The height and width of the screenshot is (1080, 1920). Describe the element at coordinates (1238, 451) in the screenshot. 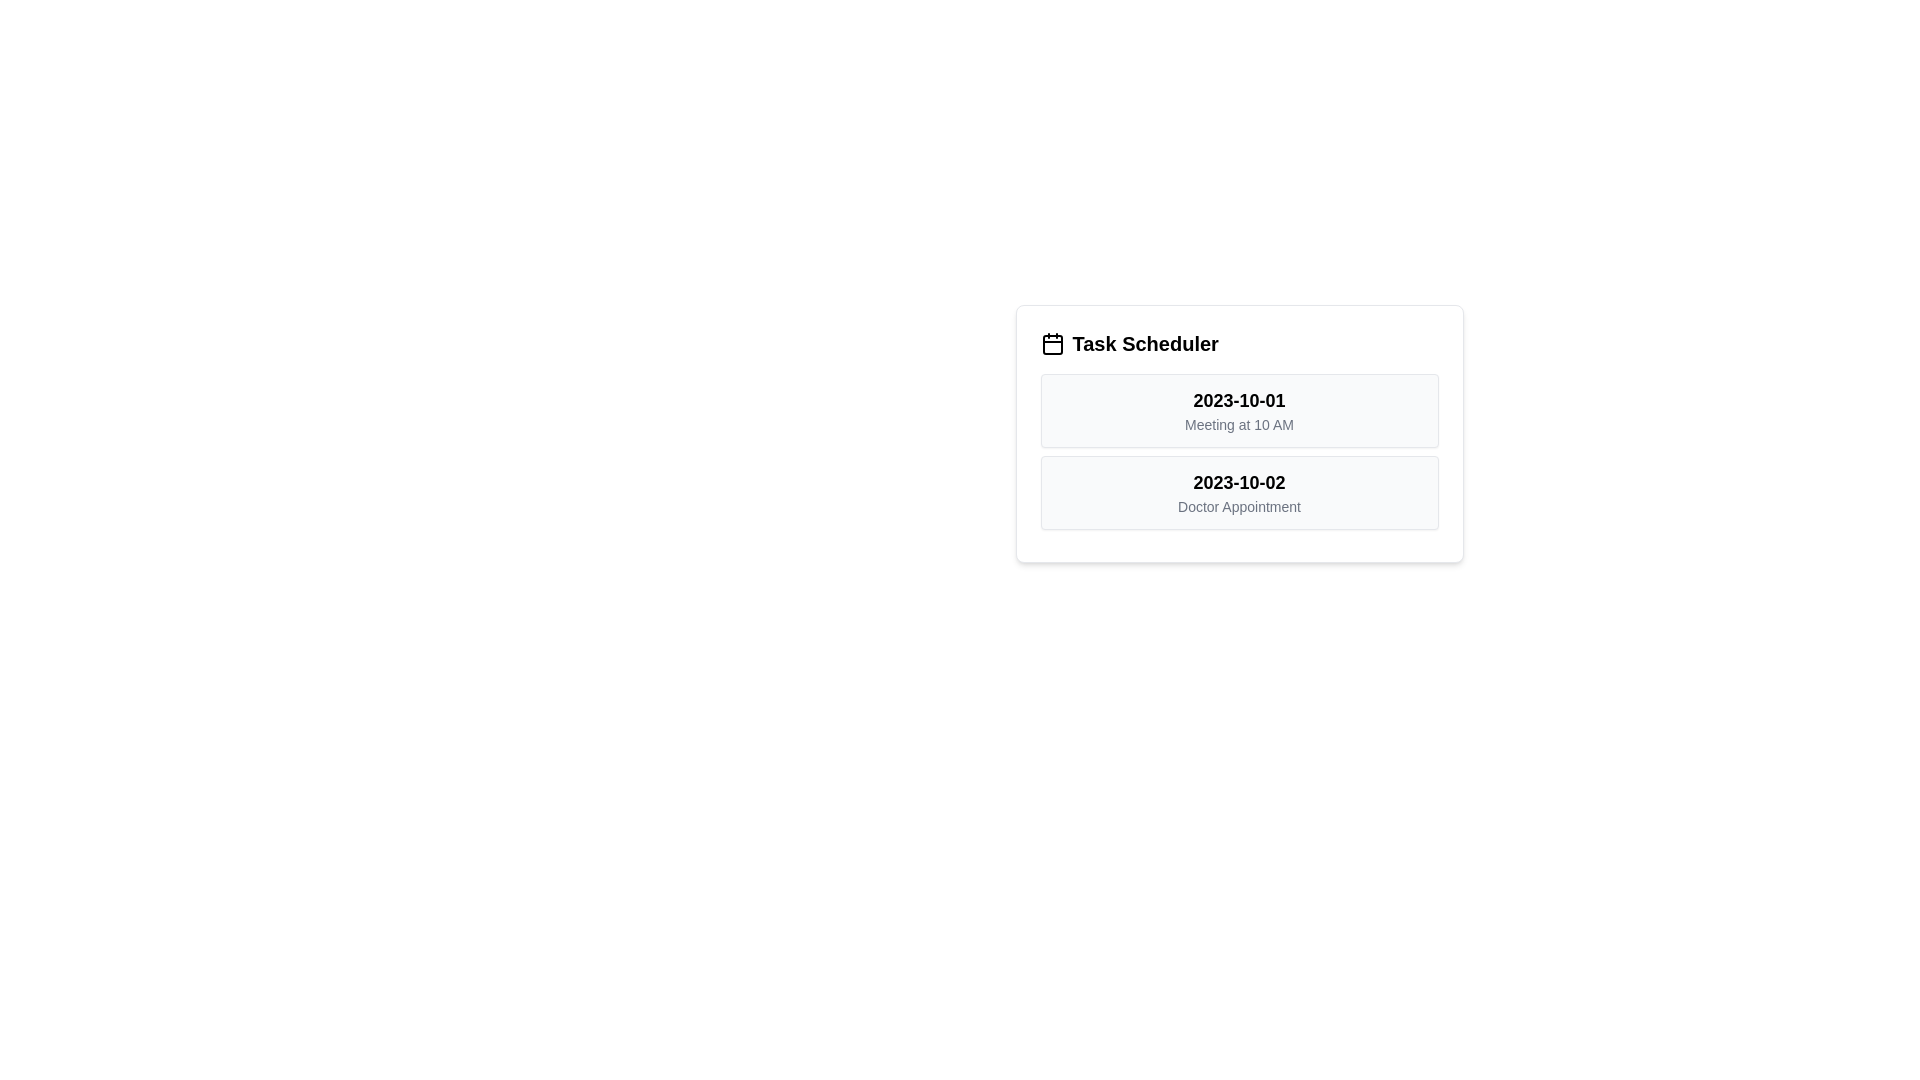

I see `the List of informational items under the 'Task Scheduler' section` at that location.